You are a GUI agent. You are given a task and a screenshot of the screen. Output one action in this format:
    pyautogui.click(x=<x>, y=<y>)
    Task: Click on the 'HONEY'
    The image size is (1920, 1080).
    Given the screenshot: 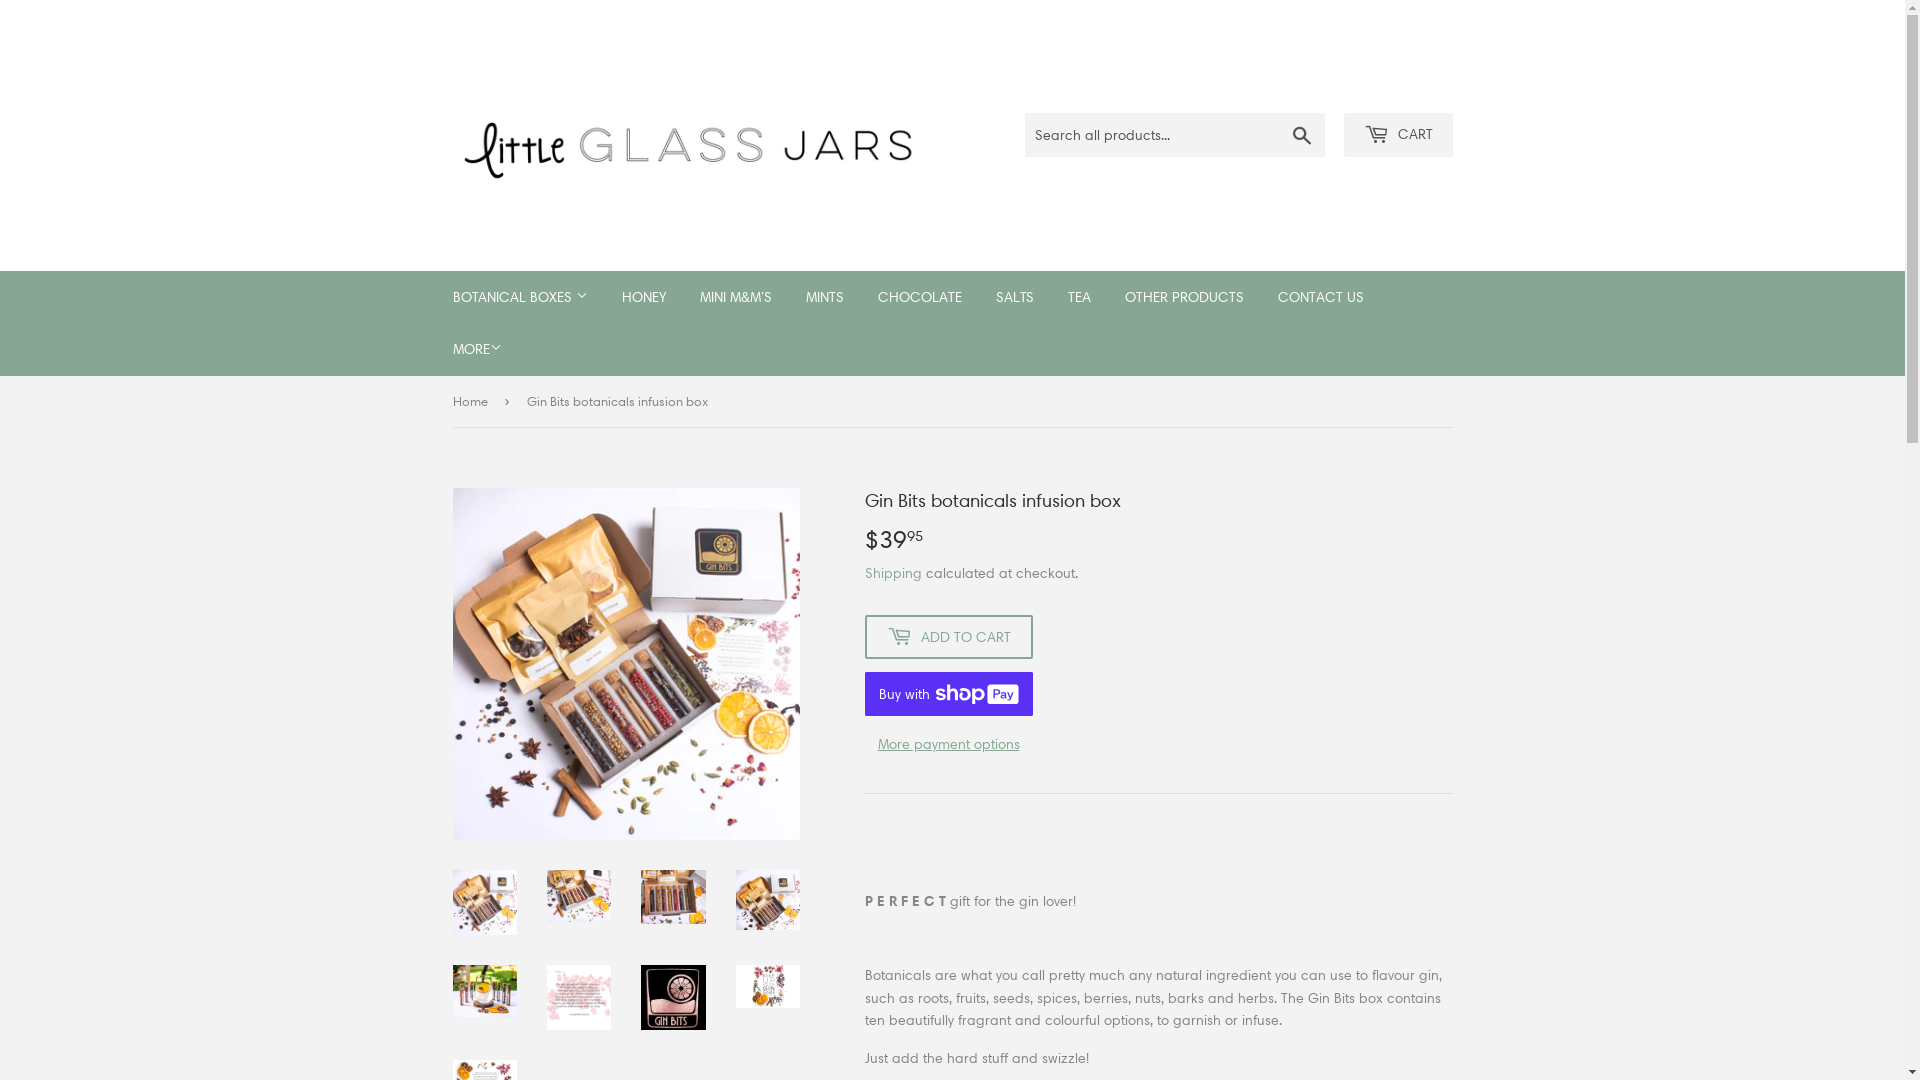 What is the action you would take?
    pyautogui.click(x=643, y=297)
    